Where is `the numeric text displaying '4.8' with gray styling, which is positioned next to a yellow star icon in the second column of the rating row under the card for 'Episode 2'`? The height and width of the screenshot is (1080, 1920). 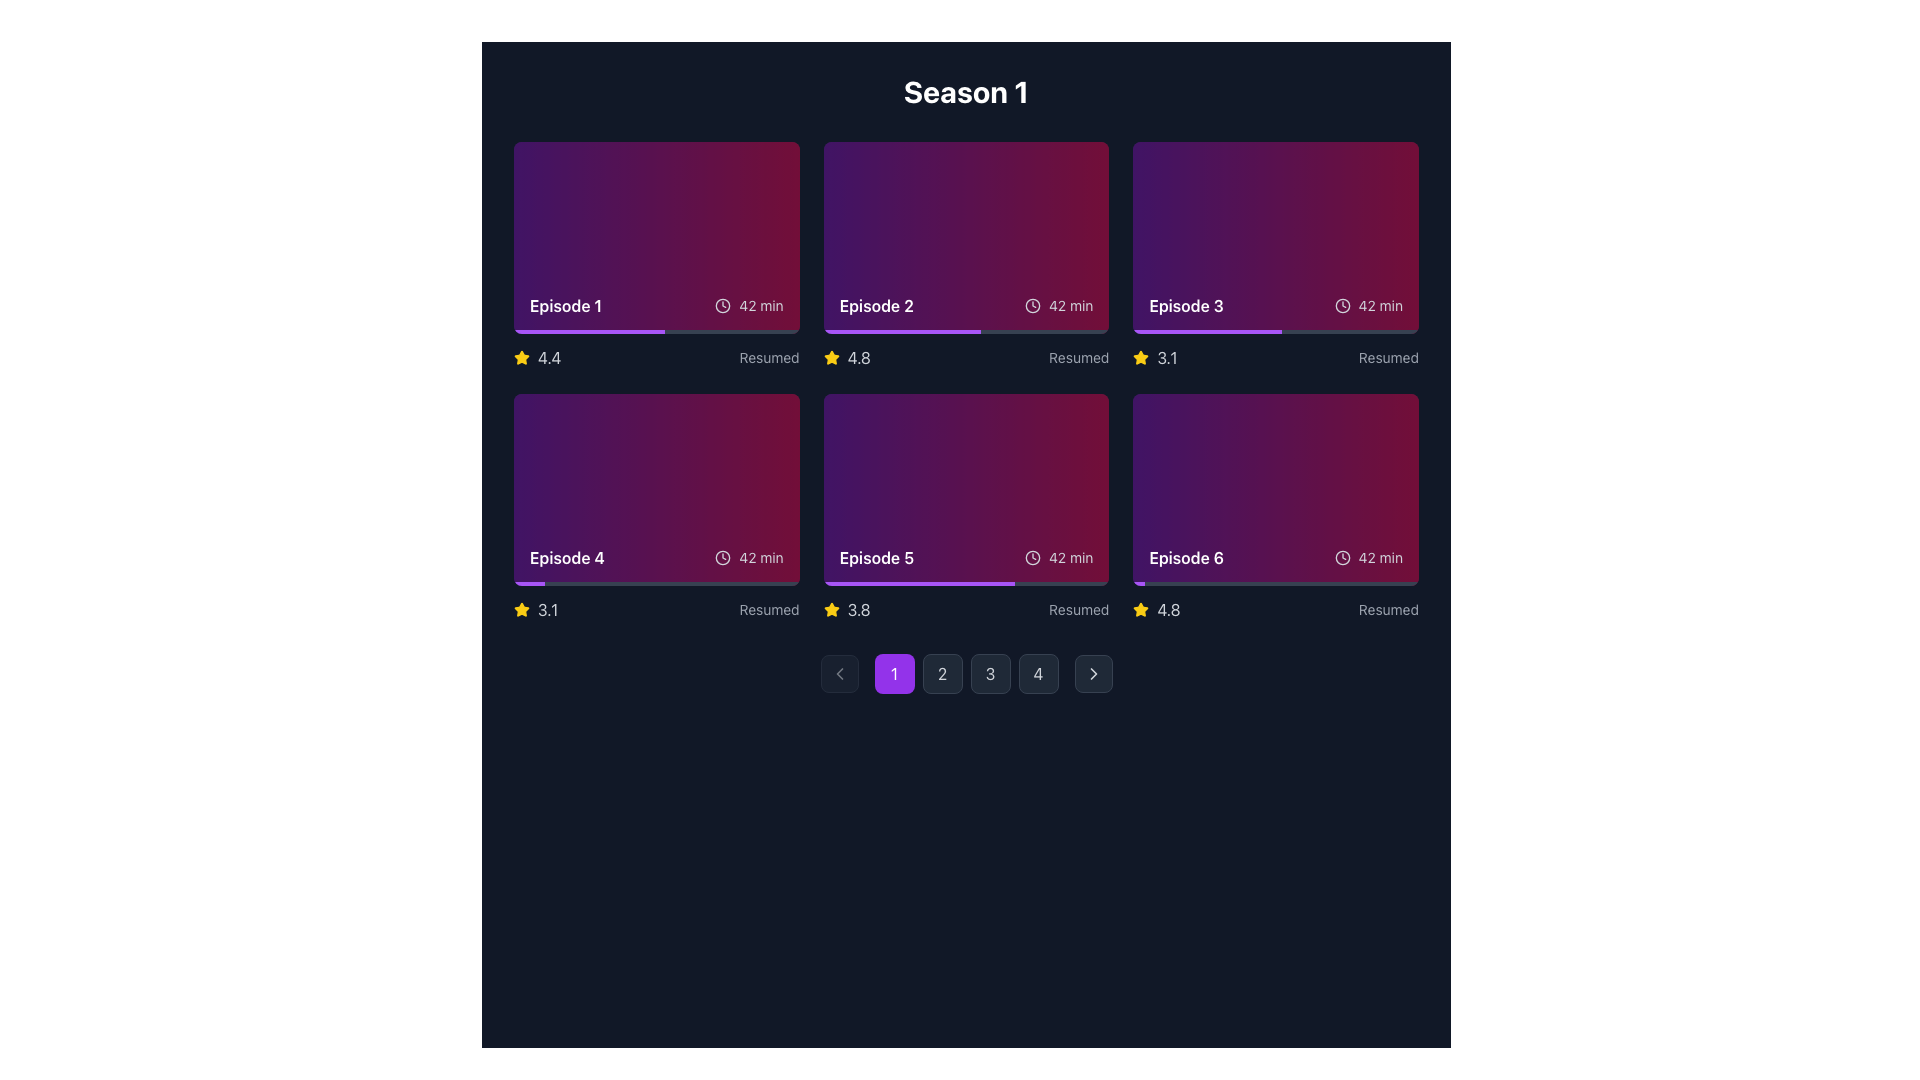 the numeric text displaying '4.8' with gray styling, which is positioned next to a yellow star icon in the second column of the rating row under the card for 'Episode 2' is located at coordinates (859, 357).